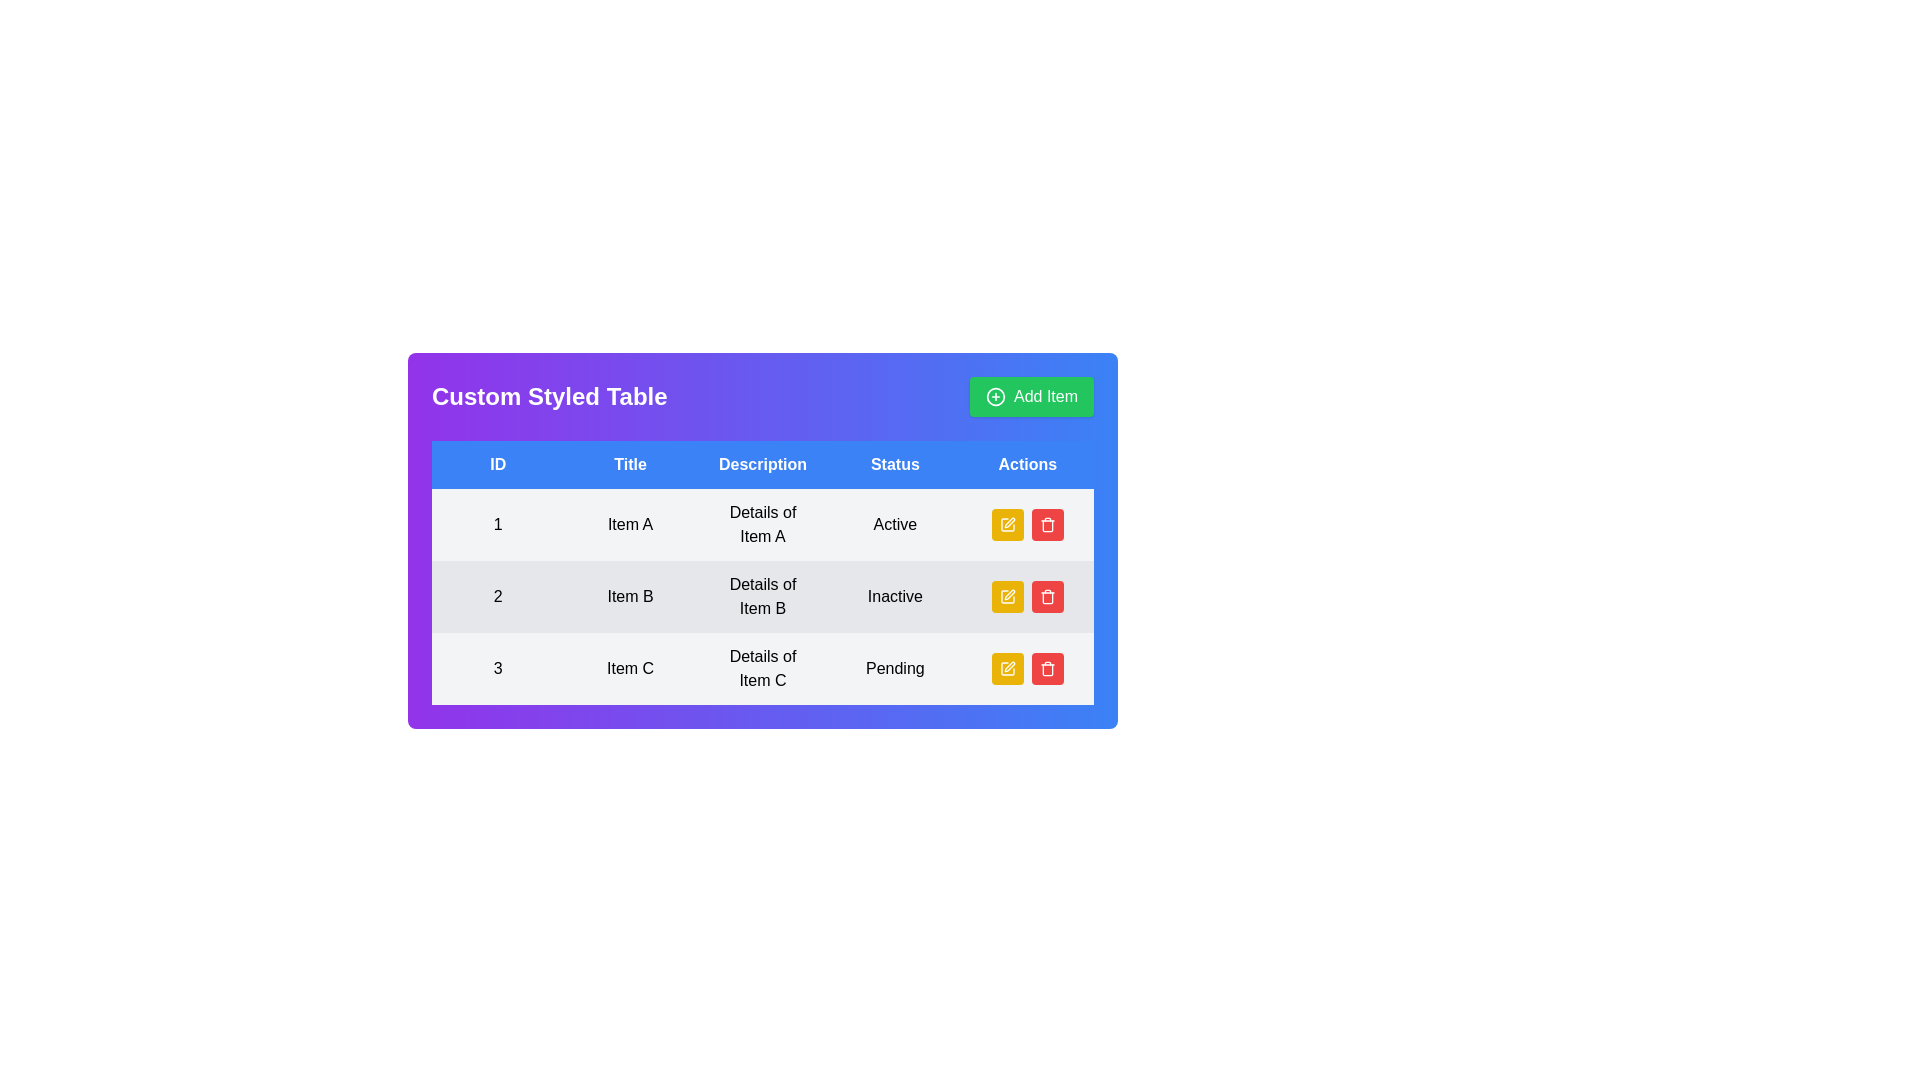 This screenshot has width=1920, height=1080. What do you see at coordinates (762, 668) in the screenshot?
I see `the static text label displaying 'Details of Item C' located in the third row of the table under the 'Description' column` at bounding box center [762, 668].